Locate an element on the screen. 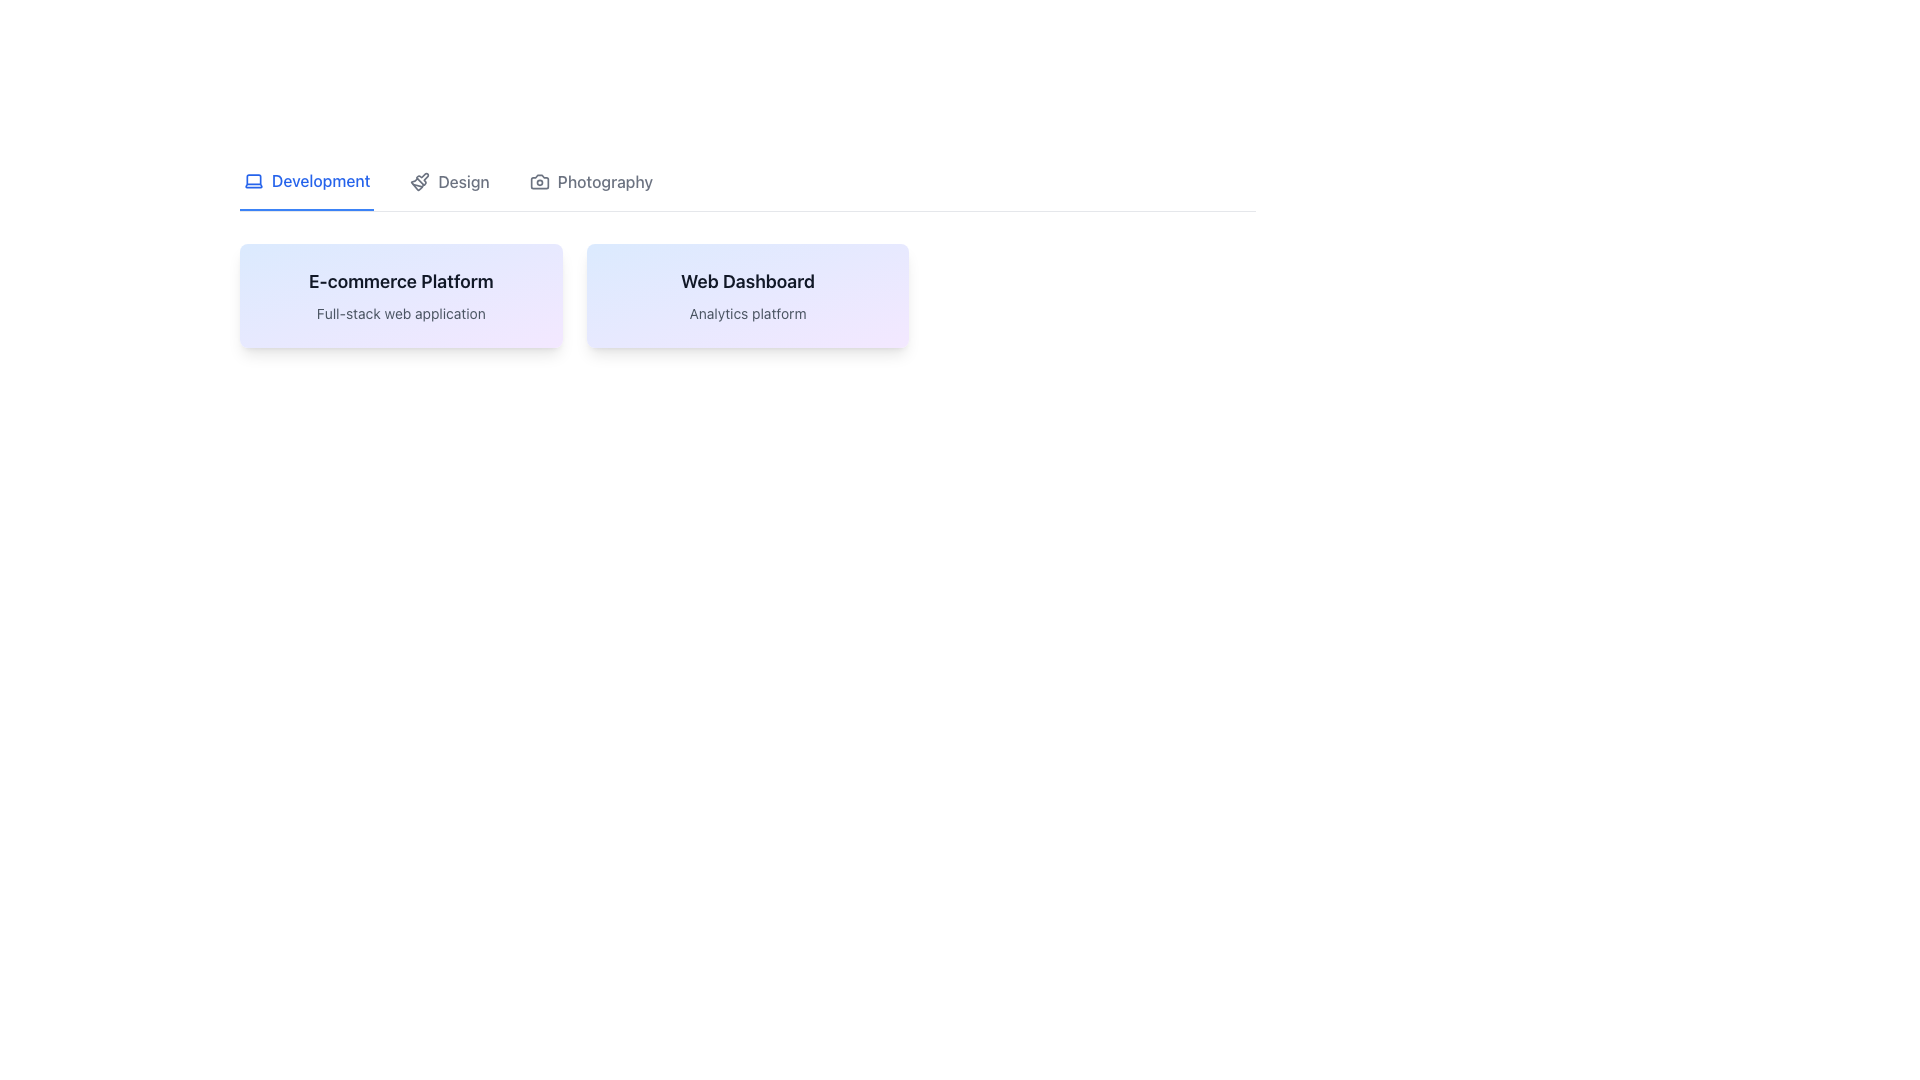  the laptop icon located in the top-left corner of the 'Development' tab, which has a minimalist outline design is located at coordinates (253, 181).